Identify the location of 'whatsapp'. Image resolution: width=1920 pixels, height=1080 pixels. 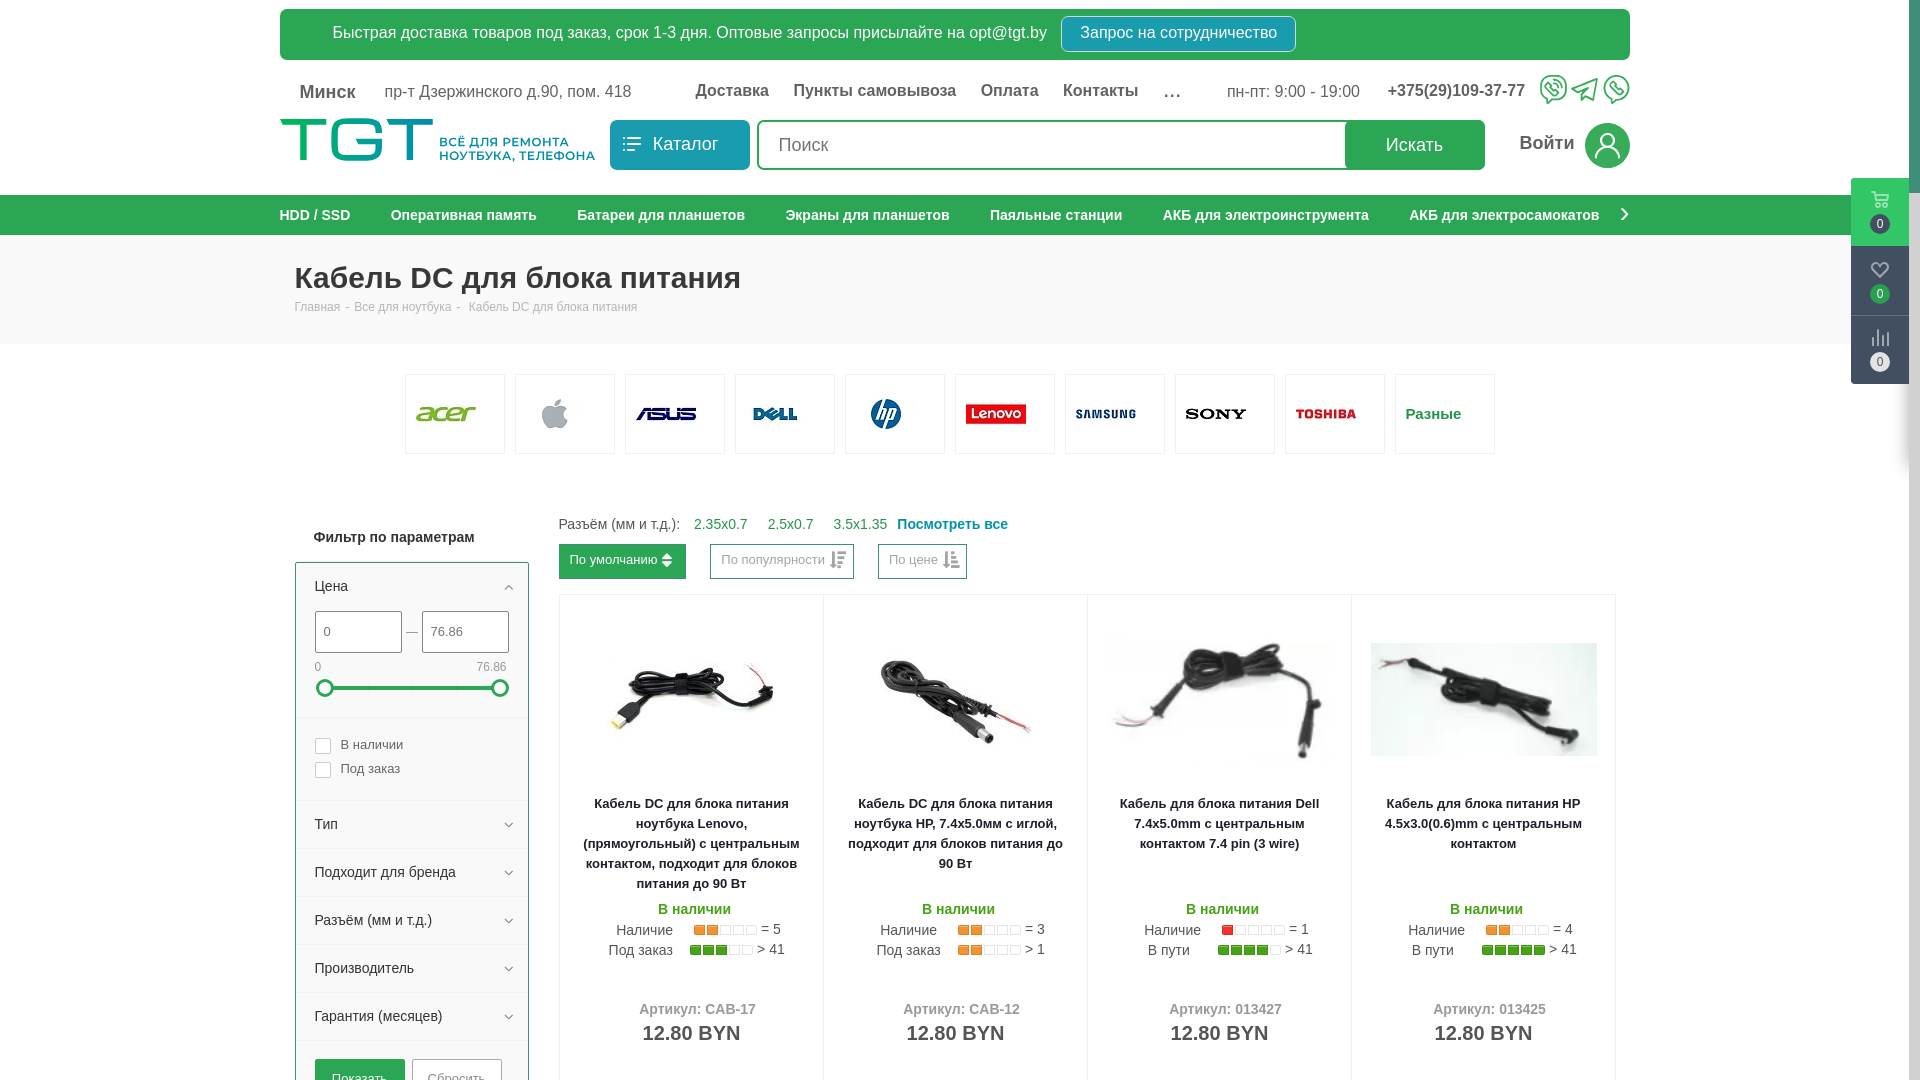
(1615, 87).